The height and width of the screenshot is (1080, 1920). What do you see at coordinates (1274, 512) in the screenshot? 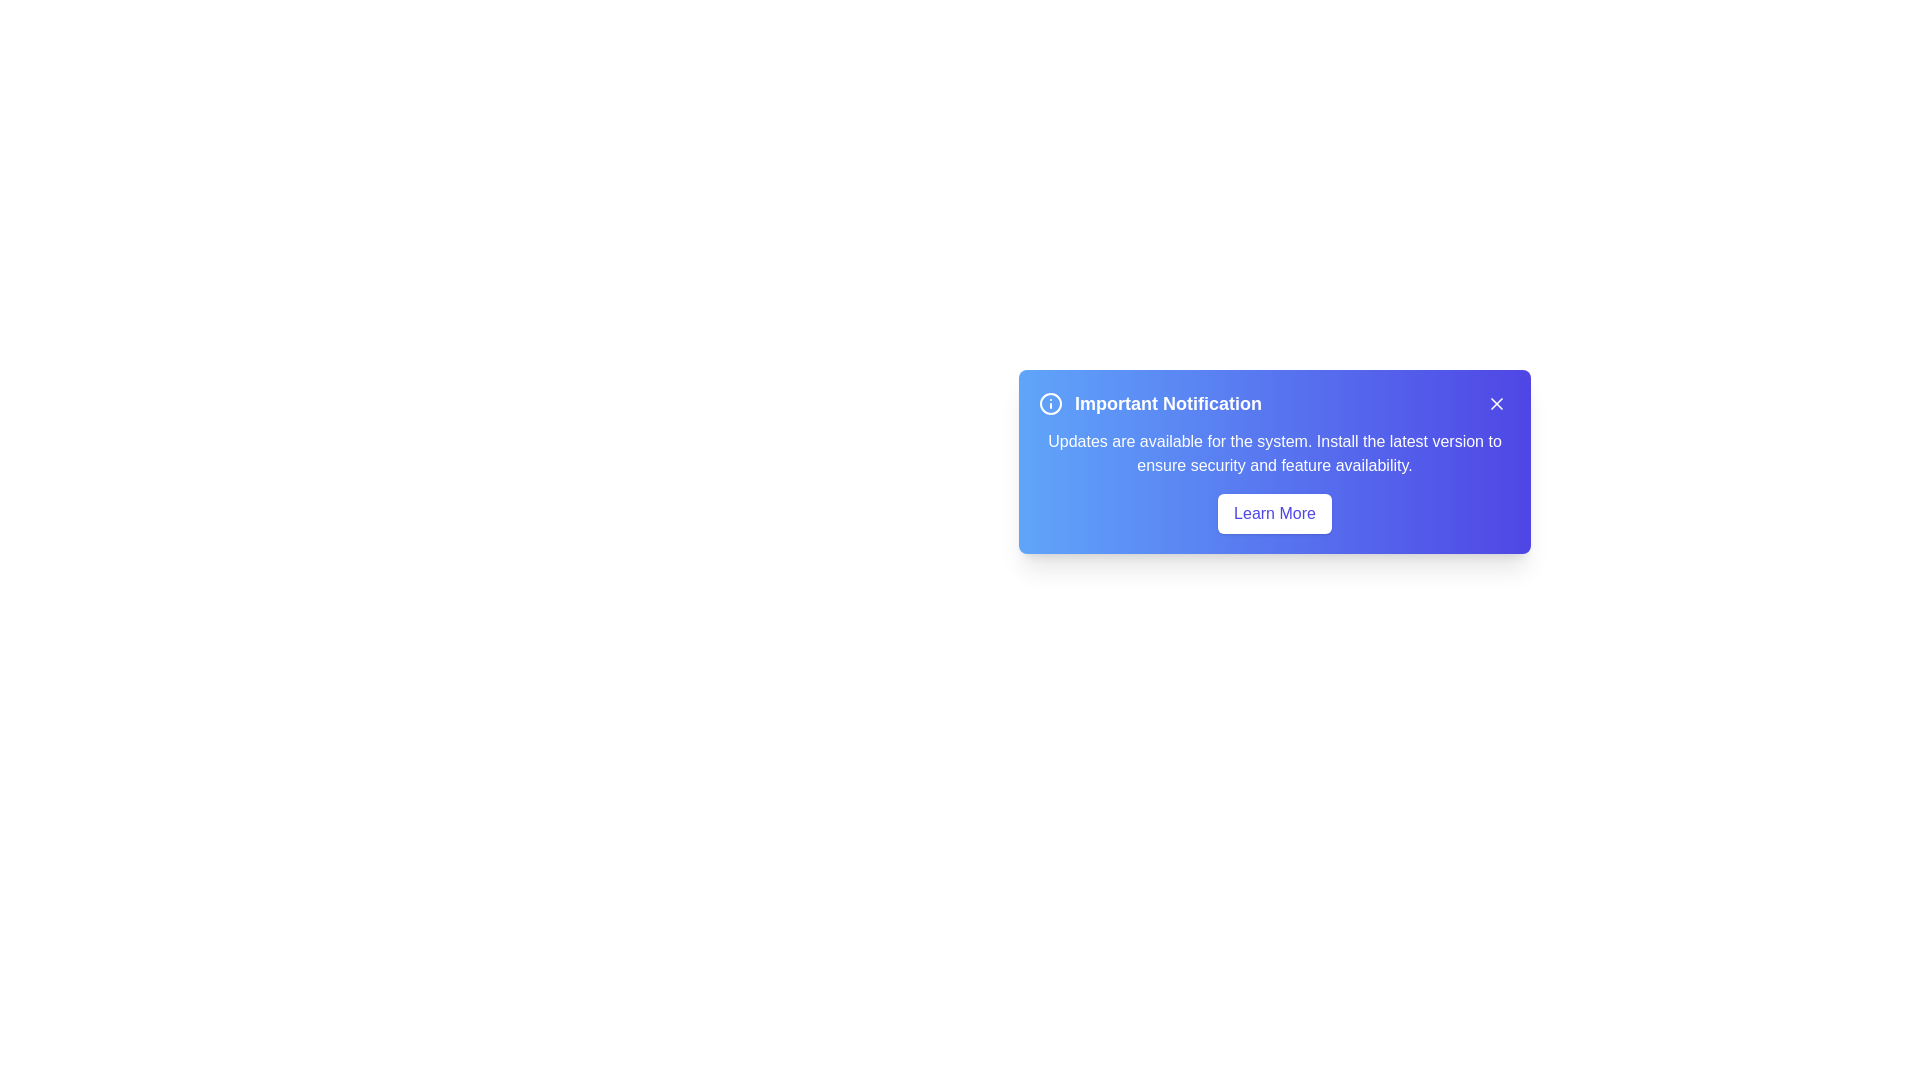
I see `the 'Learn More' button to navigate to the updates page` at bounding box center [1274, 512].